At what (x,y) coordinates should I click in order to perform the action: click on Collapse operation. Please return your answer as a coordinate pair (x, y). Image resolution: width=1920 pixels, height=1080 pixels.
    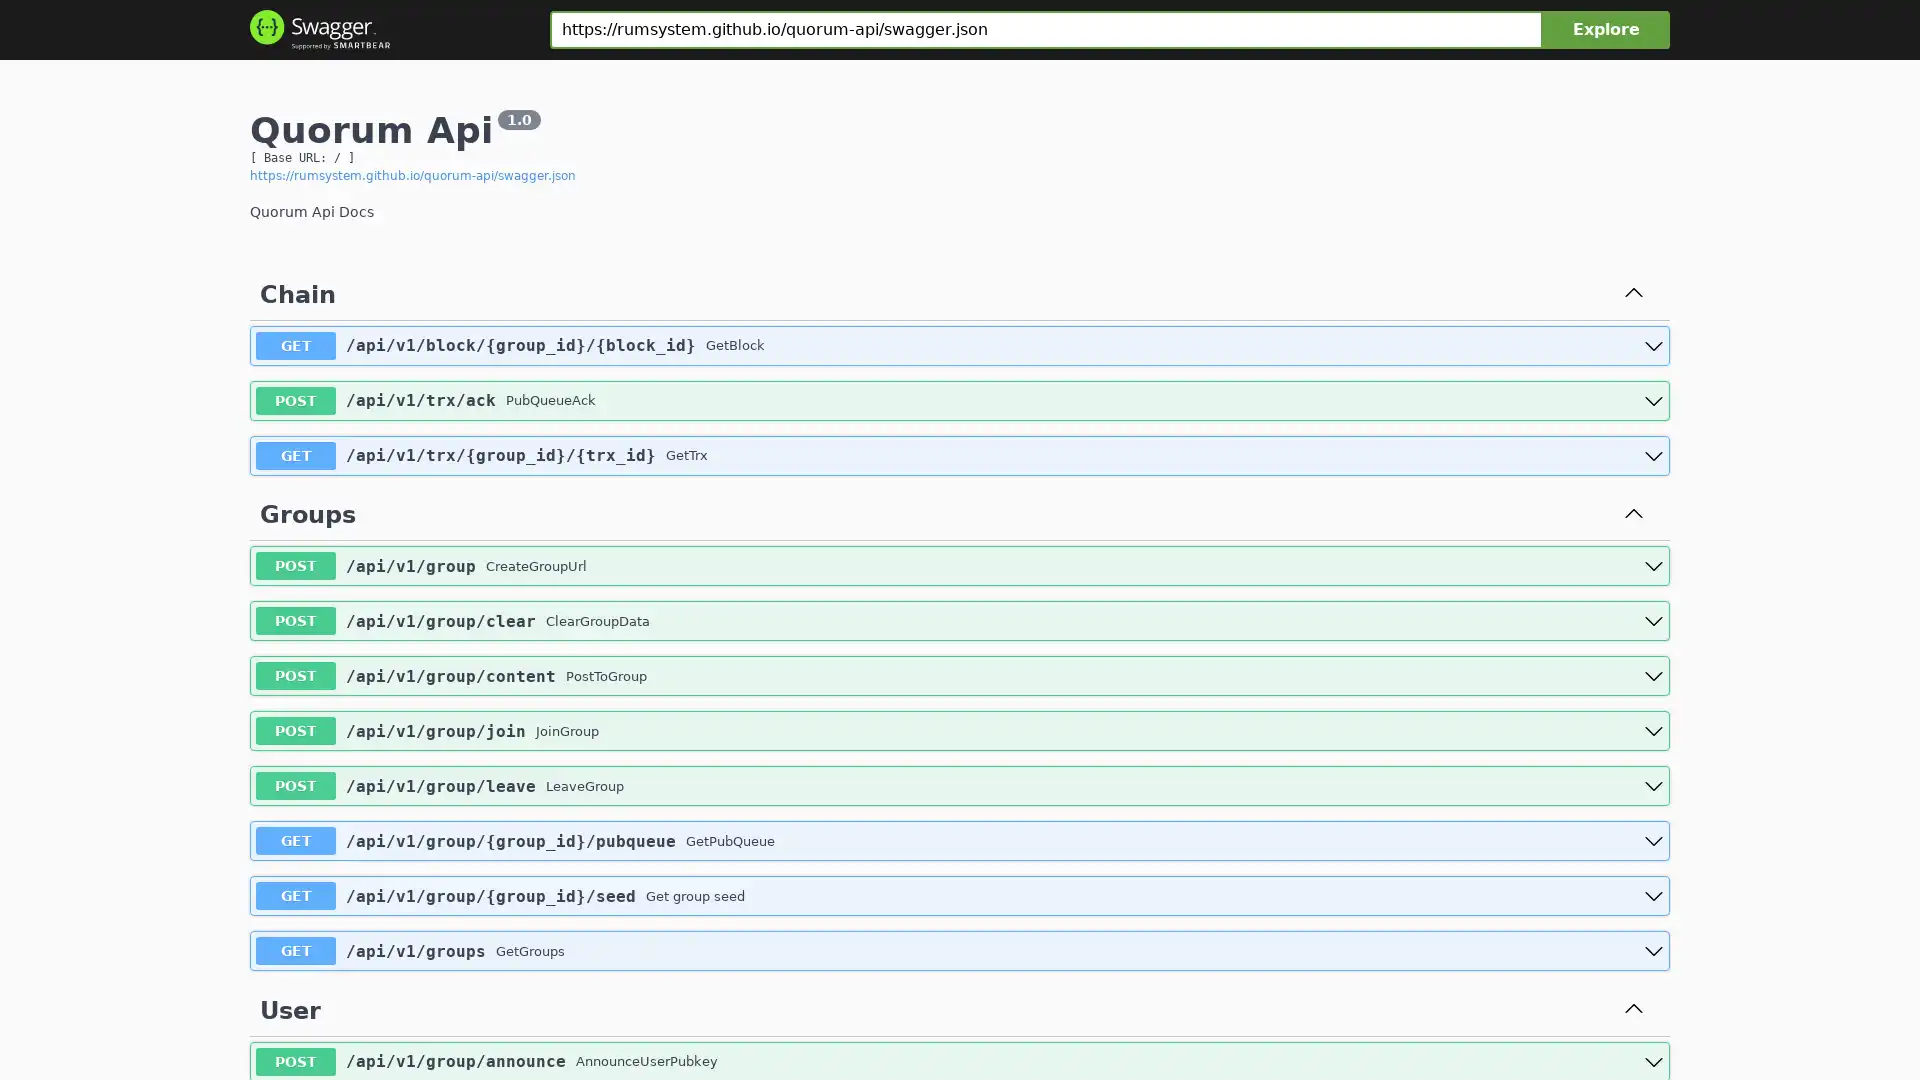
    Looking at the image, I should click on (1633, 1010).